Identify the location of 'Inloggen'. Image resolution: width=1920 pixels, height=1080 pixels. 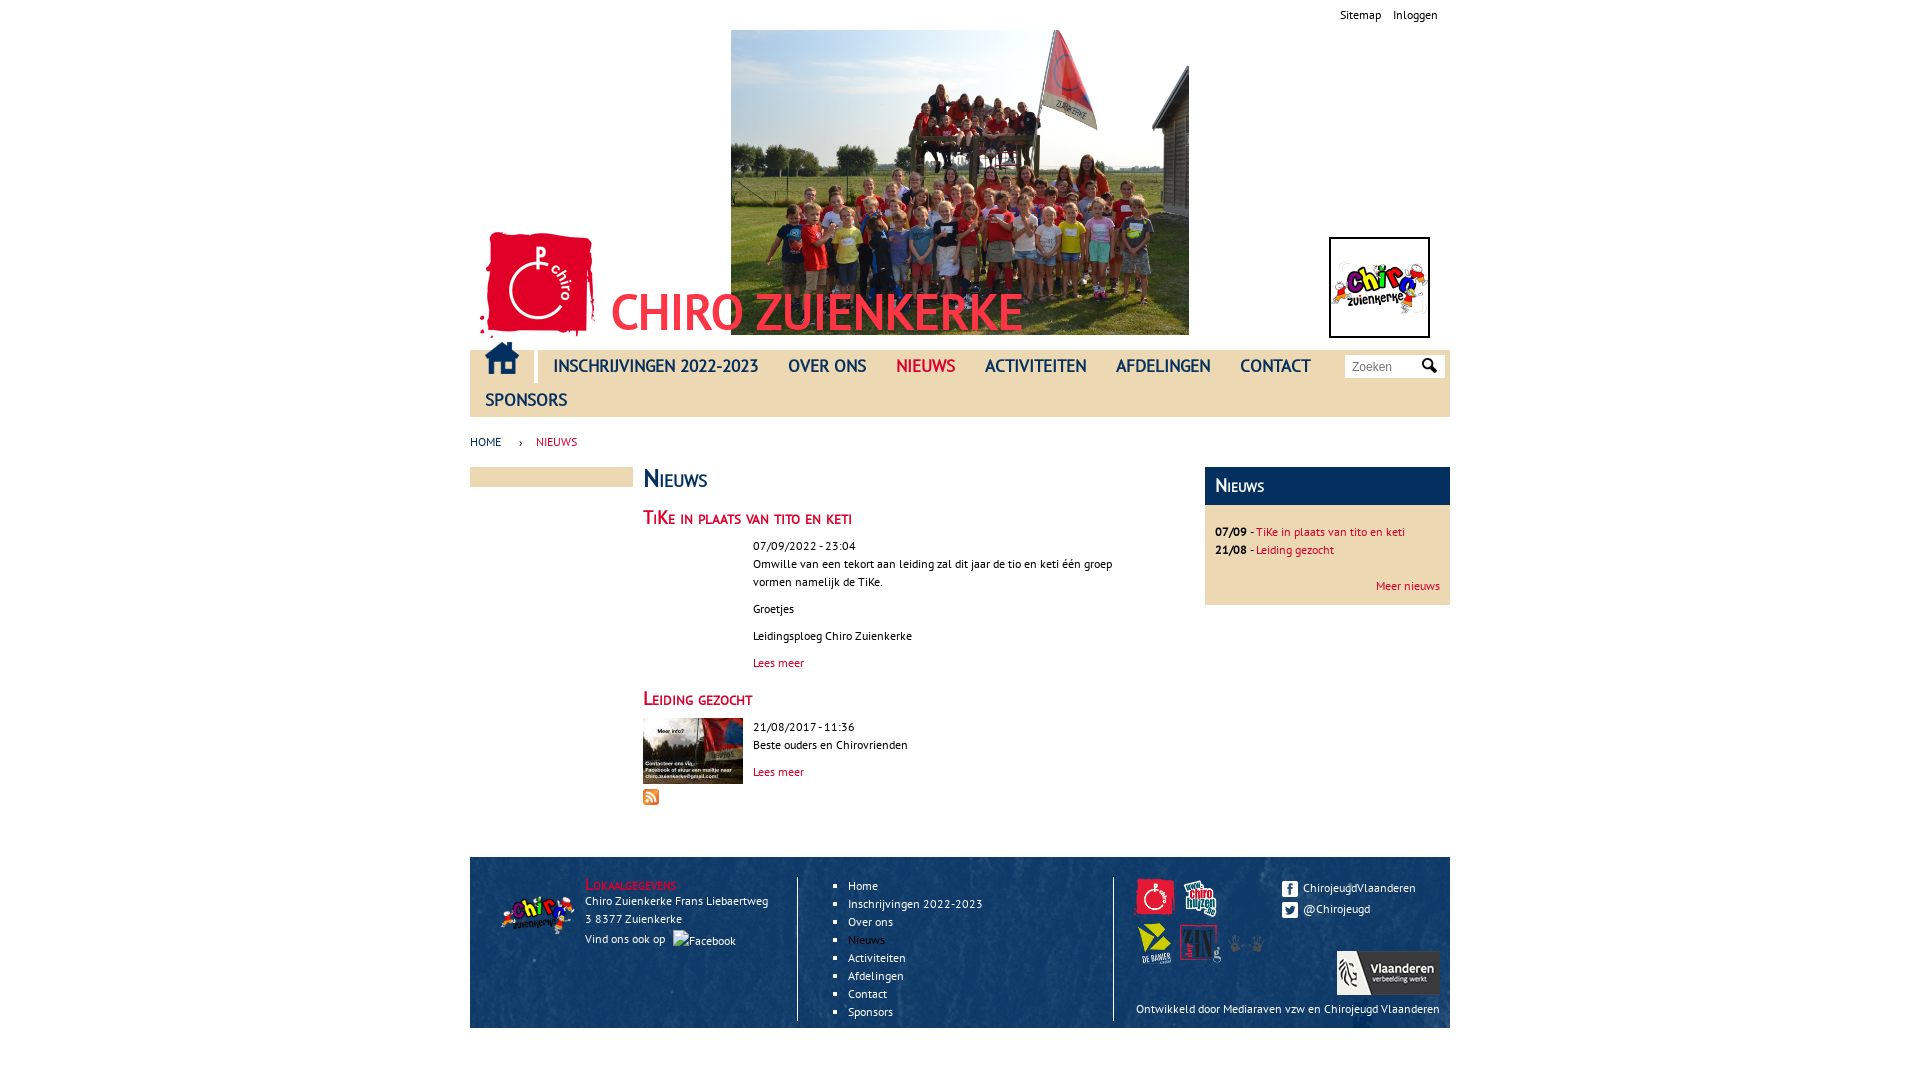
(1414, 14).